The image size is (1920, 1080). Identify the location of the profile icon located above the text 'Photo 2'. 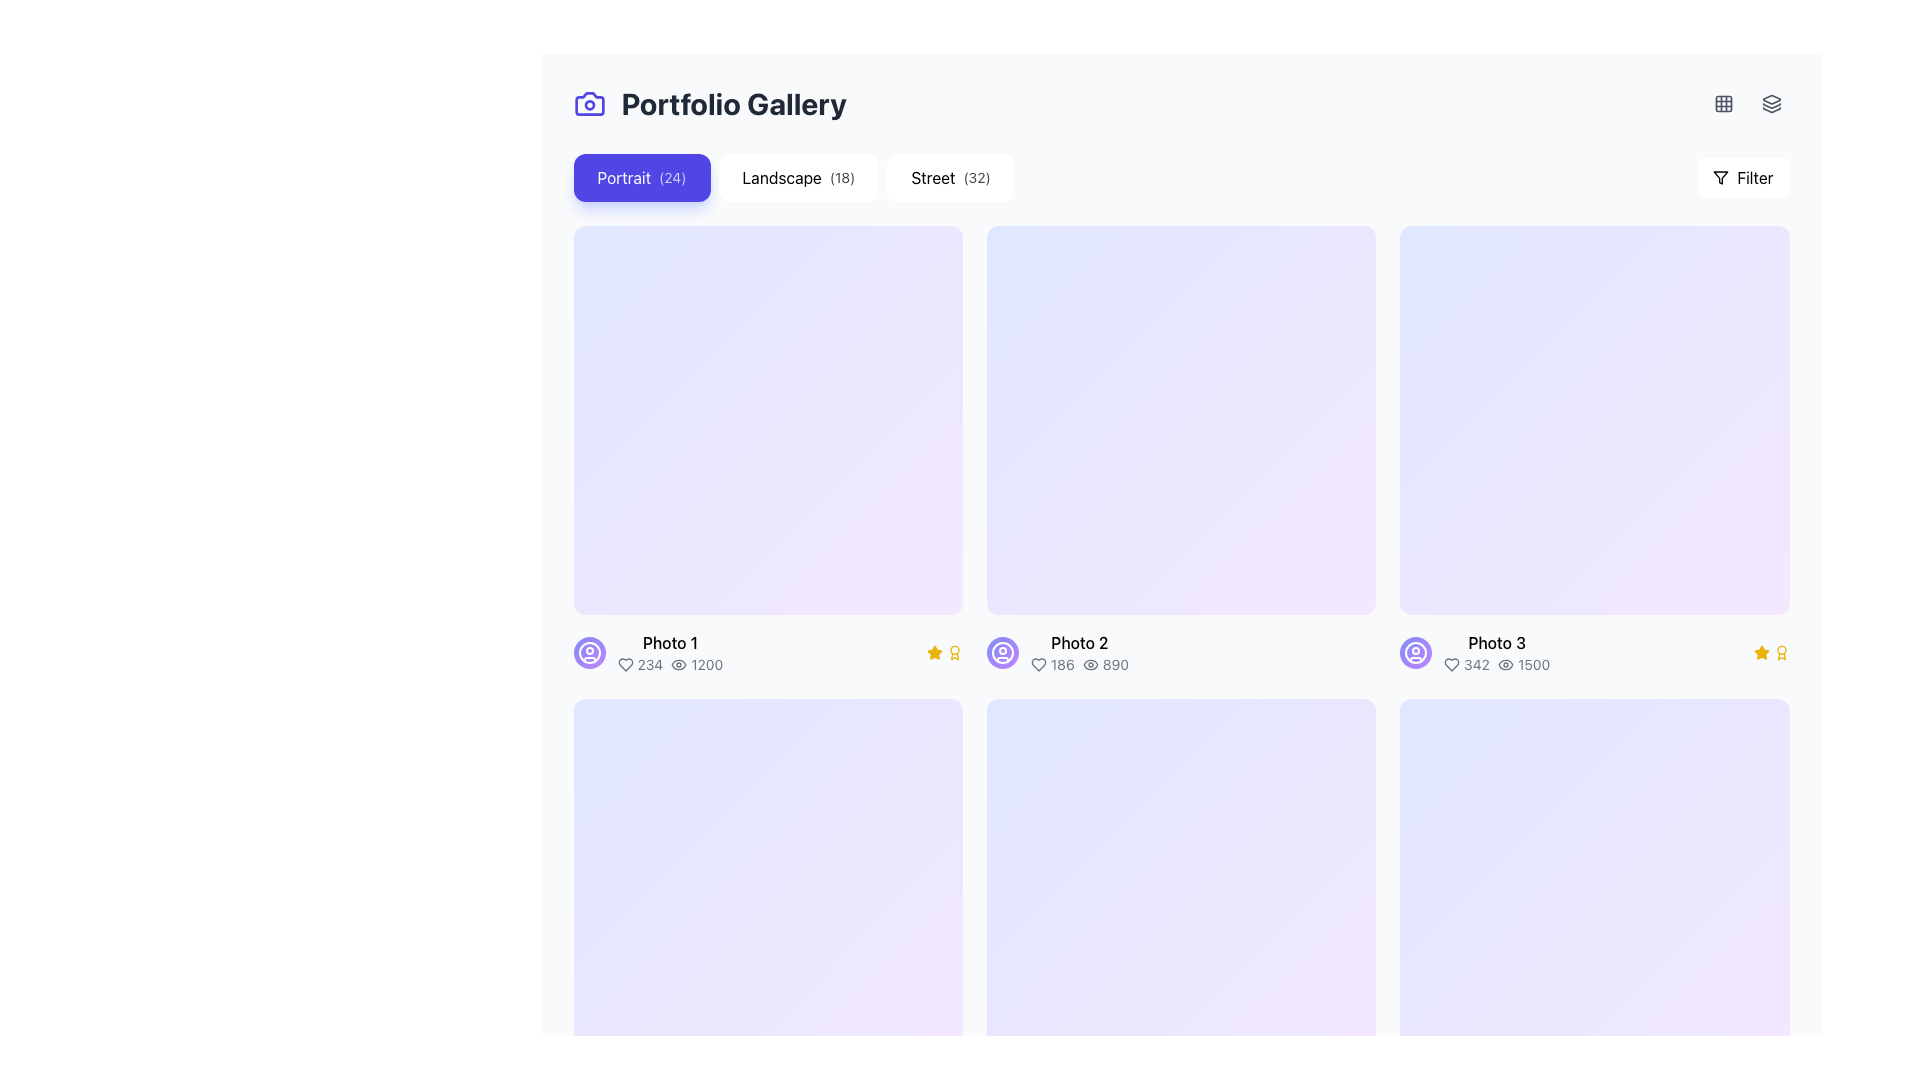
(1002, 653).